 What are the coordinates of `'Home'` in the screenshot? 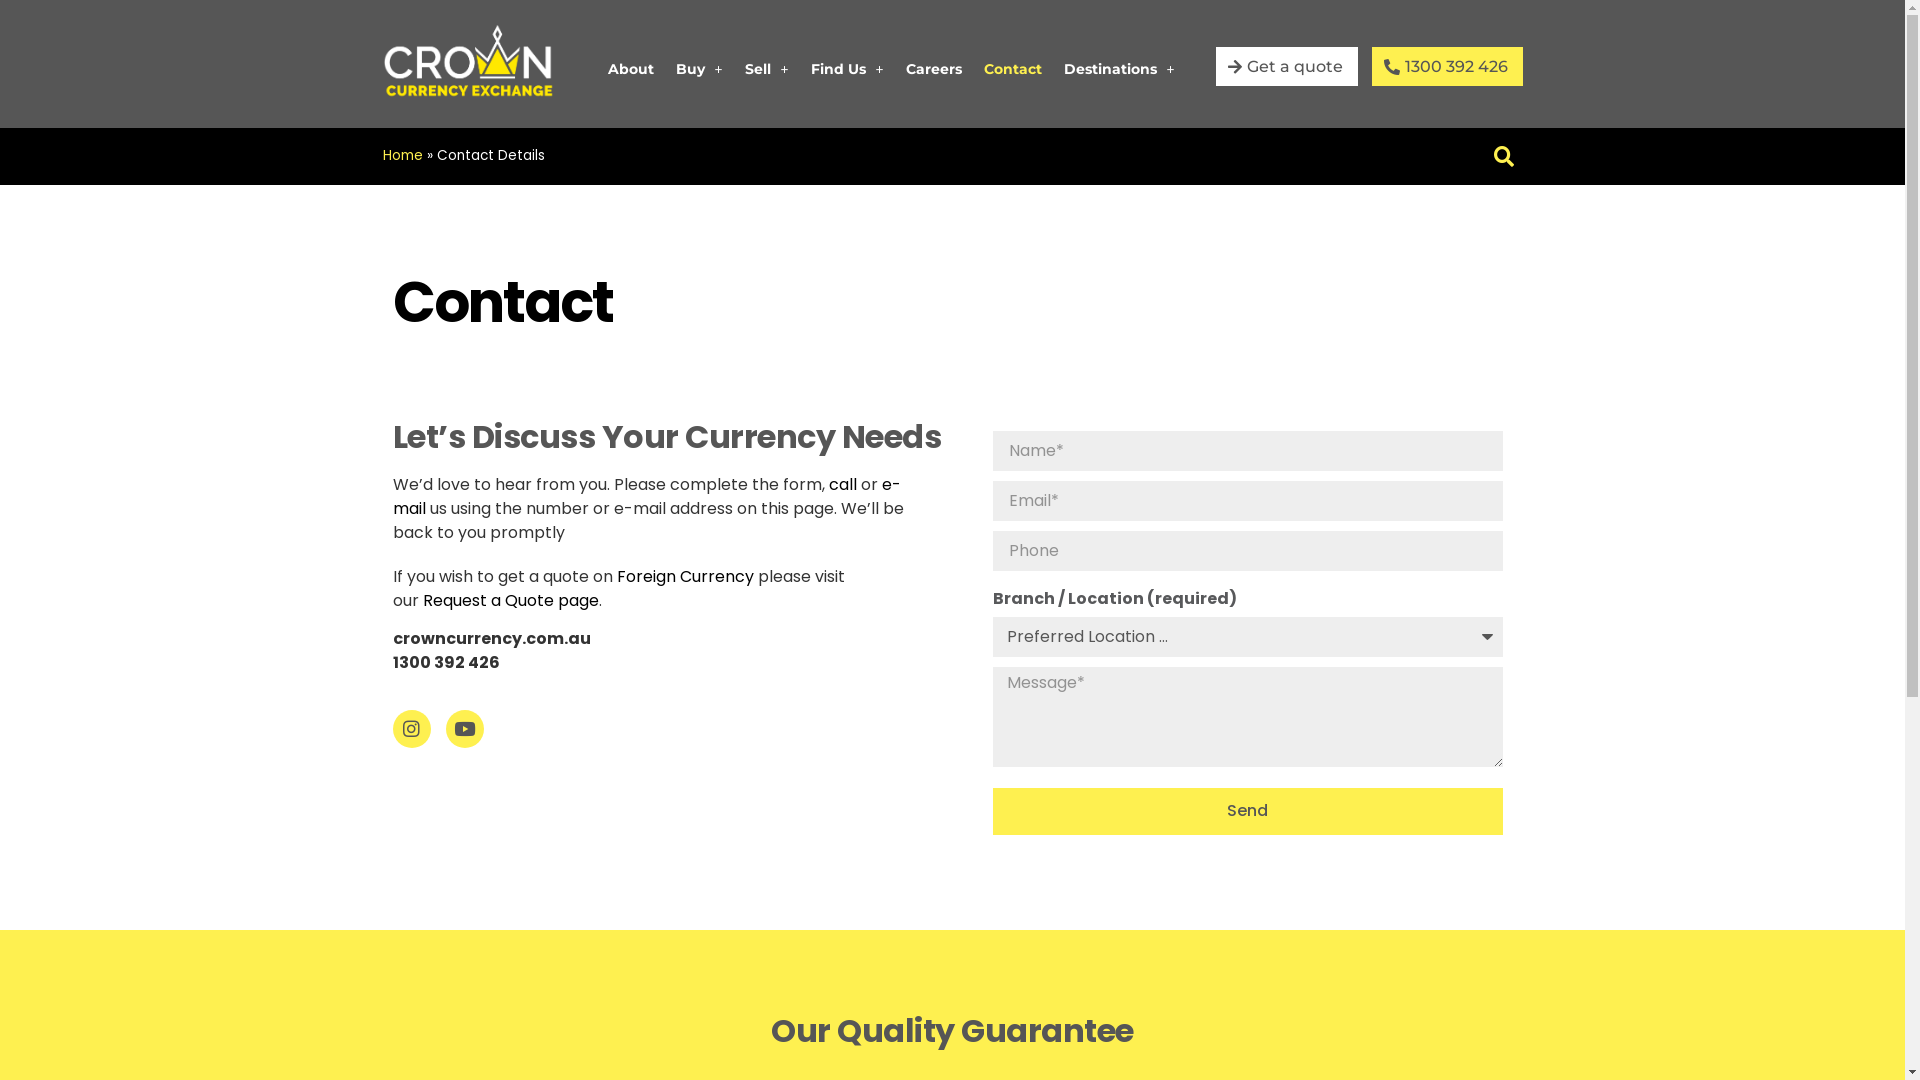 It's located at (401, 154).